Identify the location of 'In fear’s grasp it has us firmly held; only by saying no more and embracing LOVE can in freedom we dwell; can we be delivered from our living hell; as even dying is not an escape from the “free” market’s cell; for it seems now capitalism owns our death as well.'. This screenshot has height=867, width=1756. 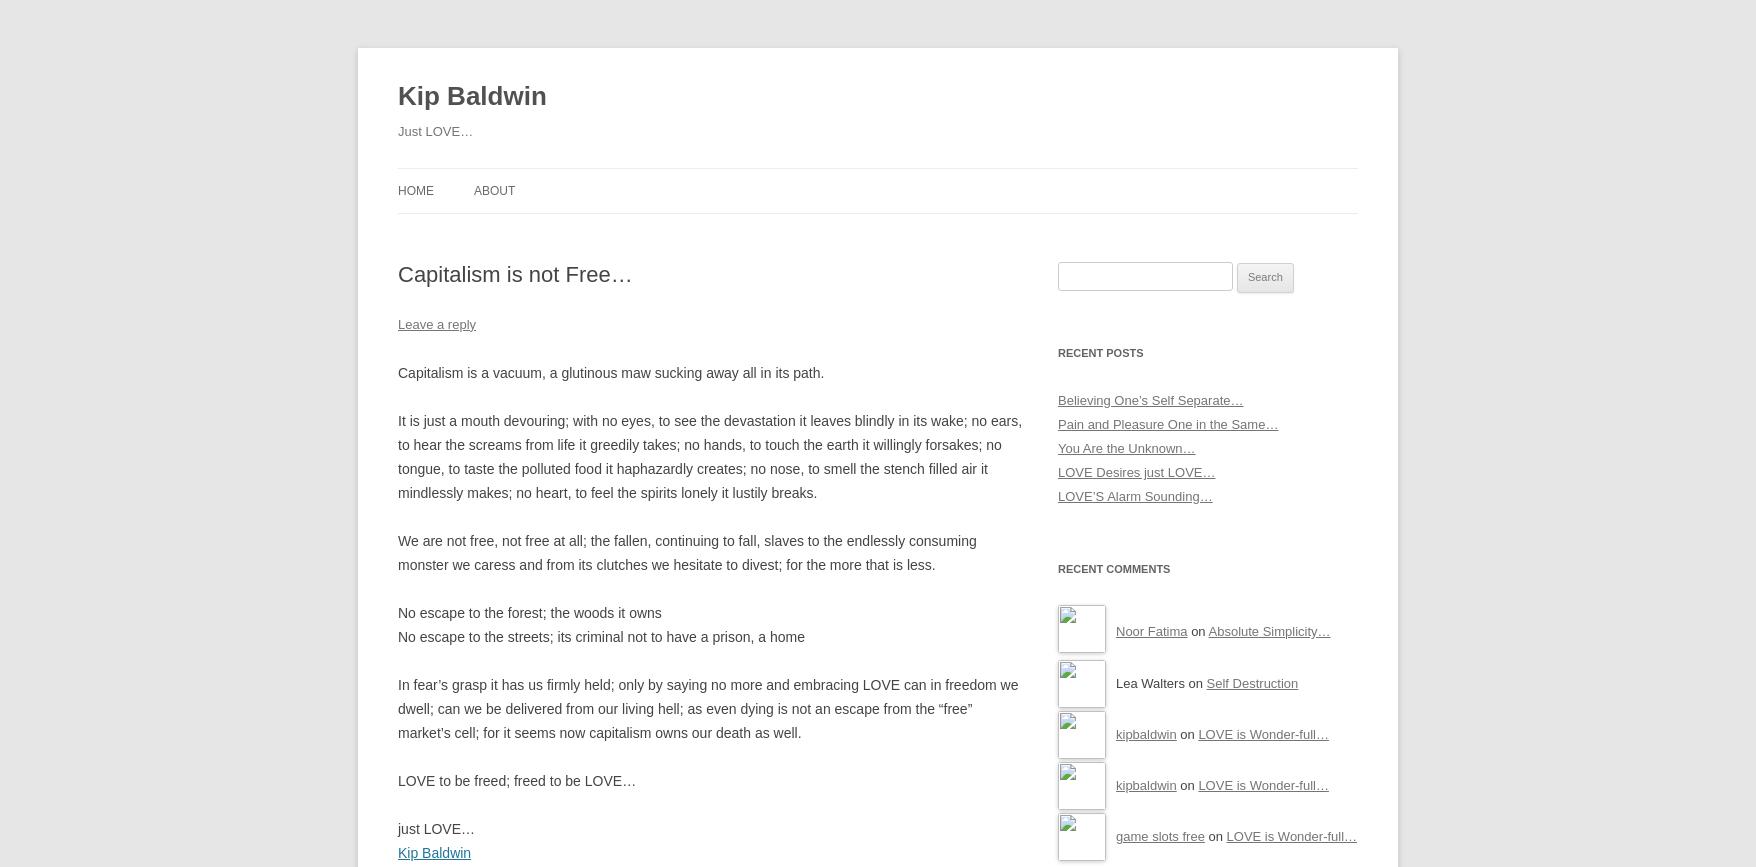
(708, 706).